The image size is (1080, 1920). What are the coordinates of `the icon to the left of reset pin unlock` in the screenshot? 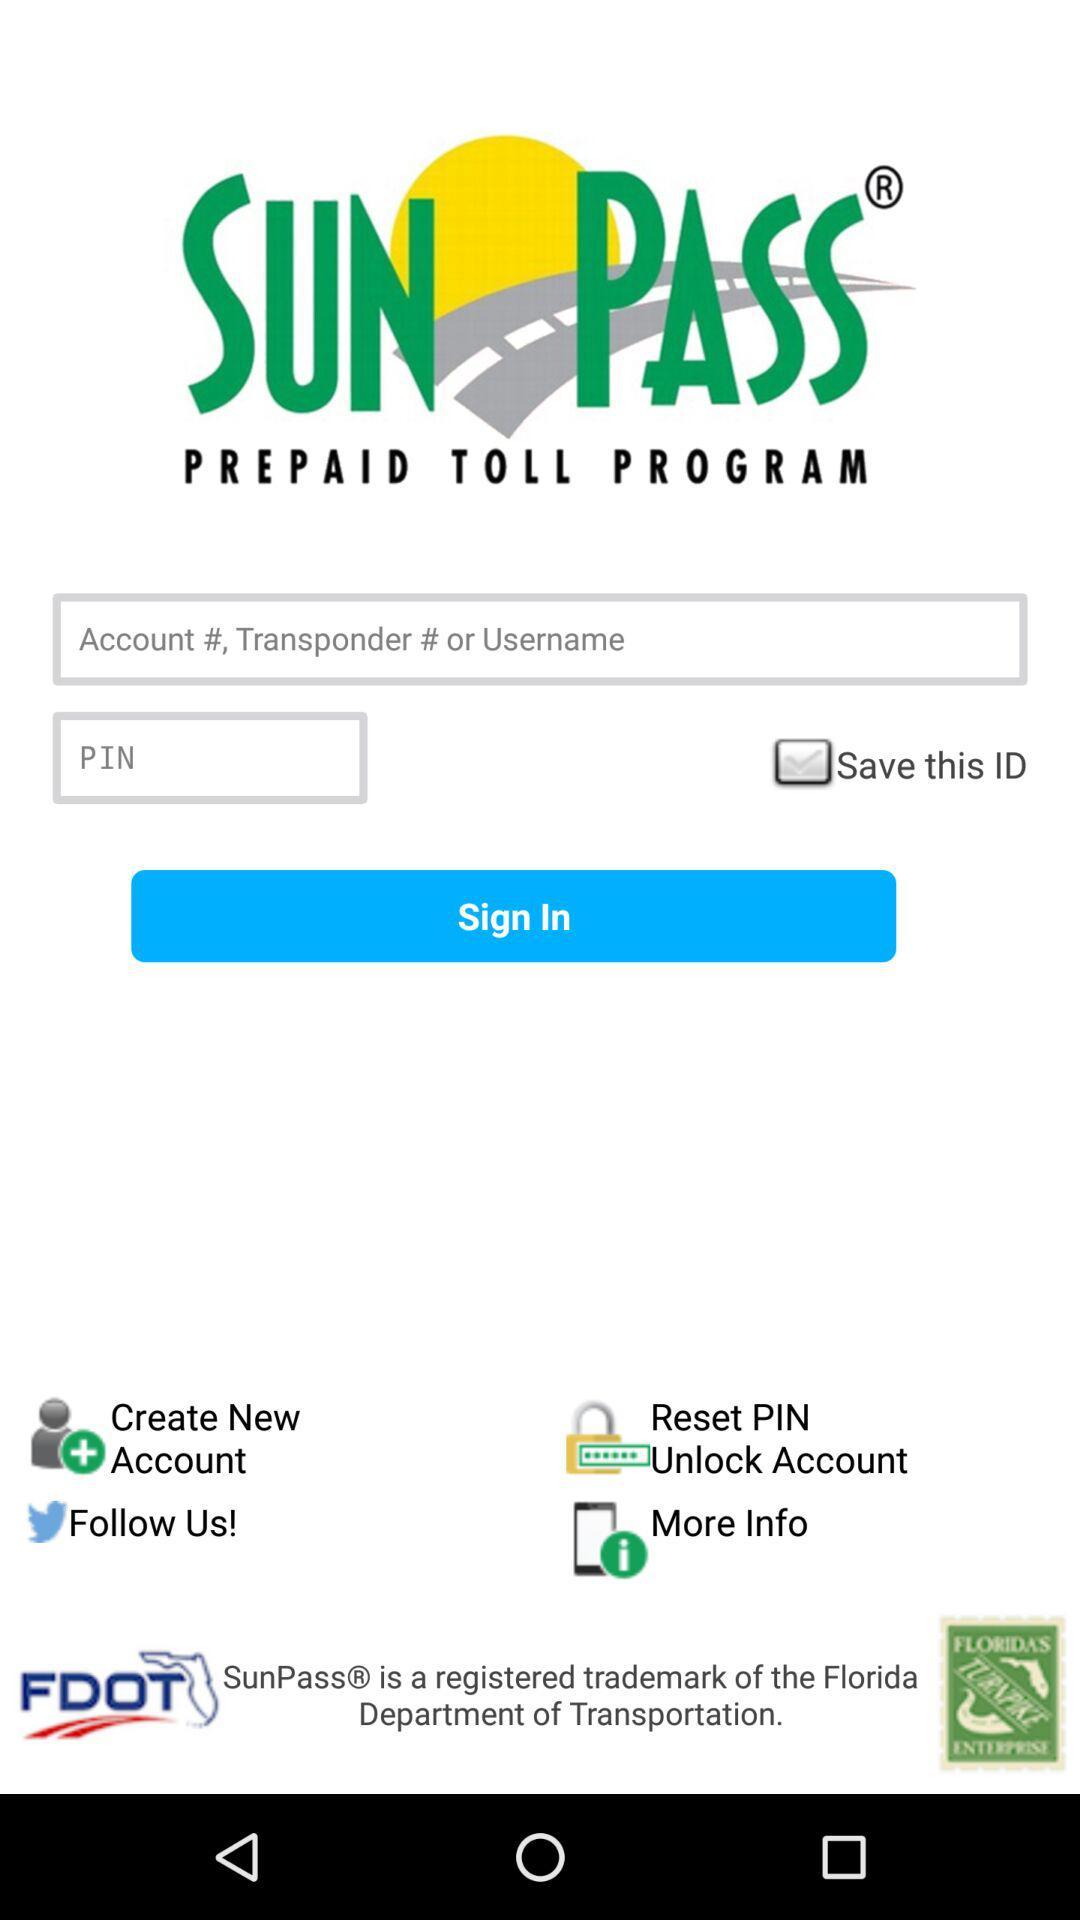 It's located at (296, 1520).